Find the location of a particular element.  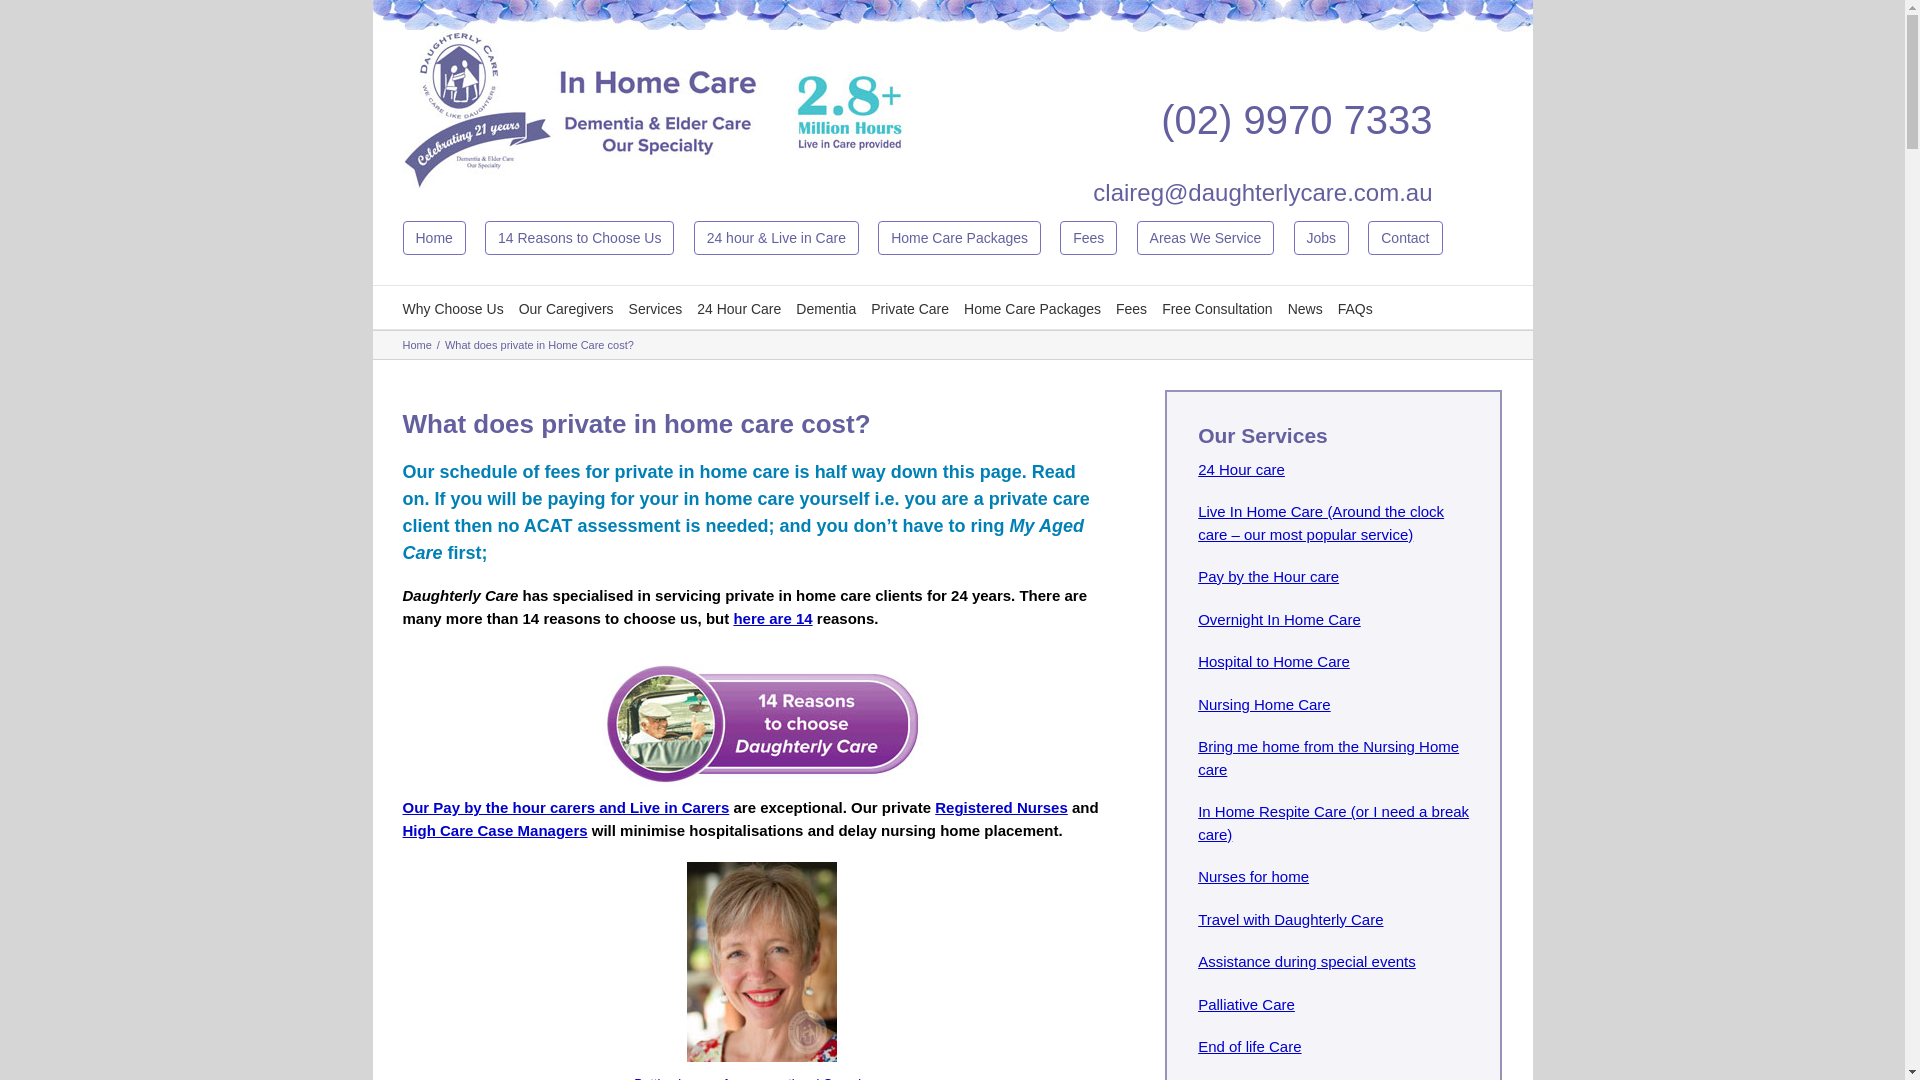

'(02) 9970 7333' is located at coordinates (1296, 119).